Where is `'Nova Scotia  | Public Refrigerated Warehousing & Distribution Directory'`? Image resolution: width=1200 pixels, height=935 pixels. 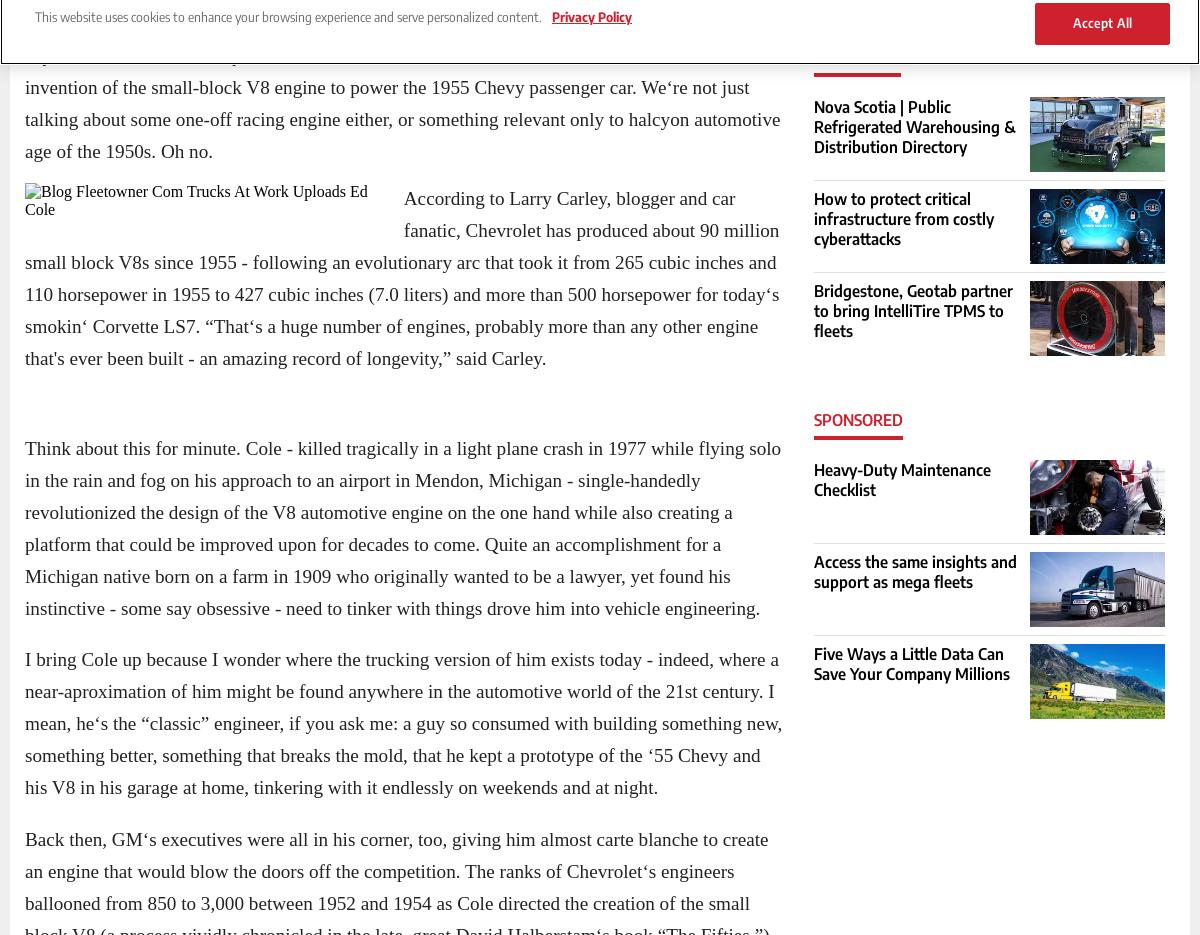 'Nova Scotia  | Public Refrigerated Warehousing & Distribution Directory' is located at coordinates (915, 125).